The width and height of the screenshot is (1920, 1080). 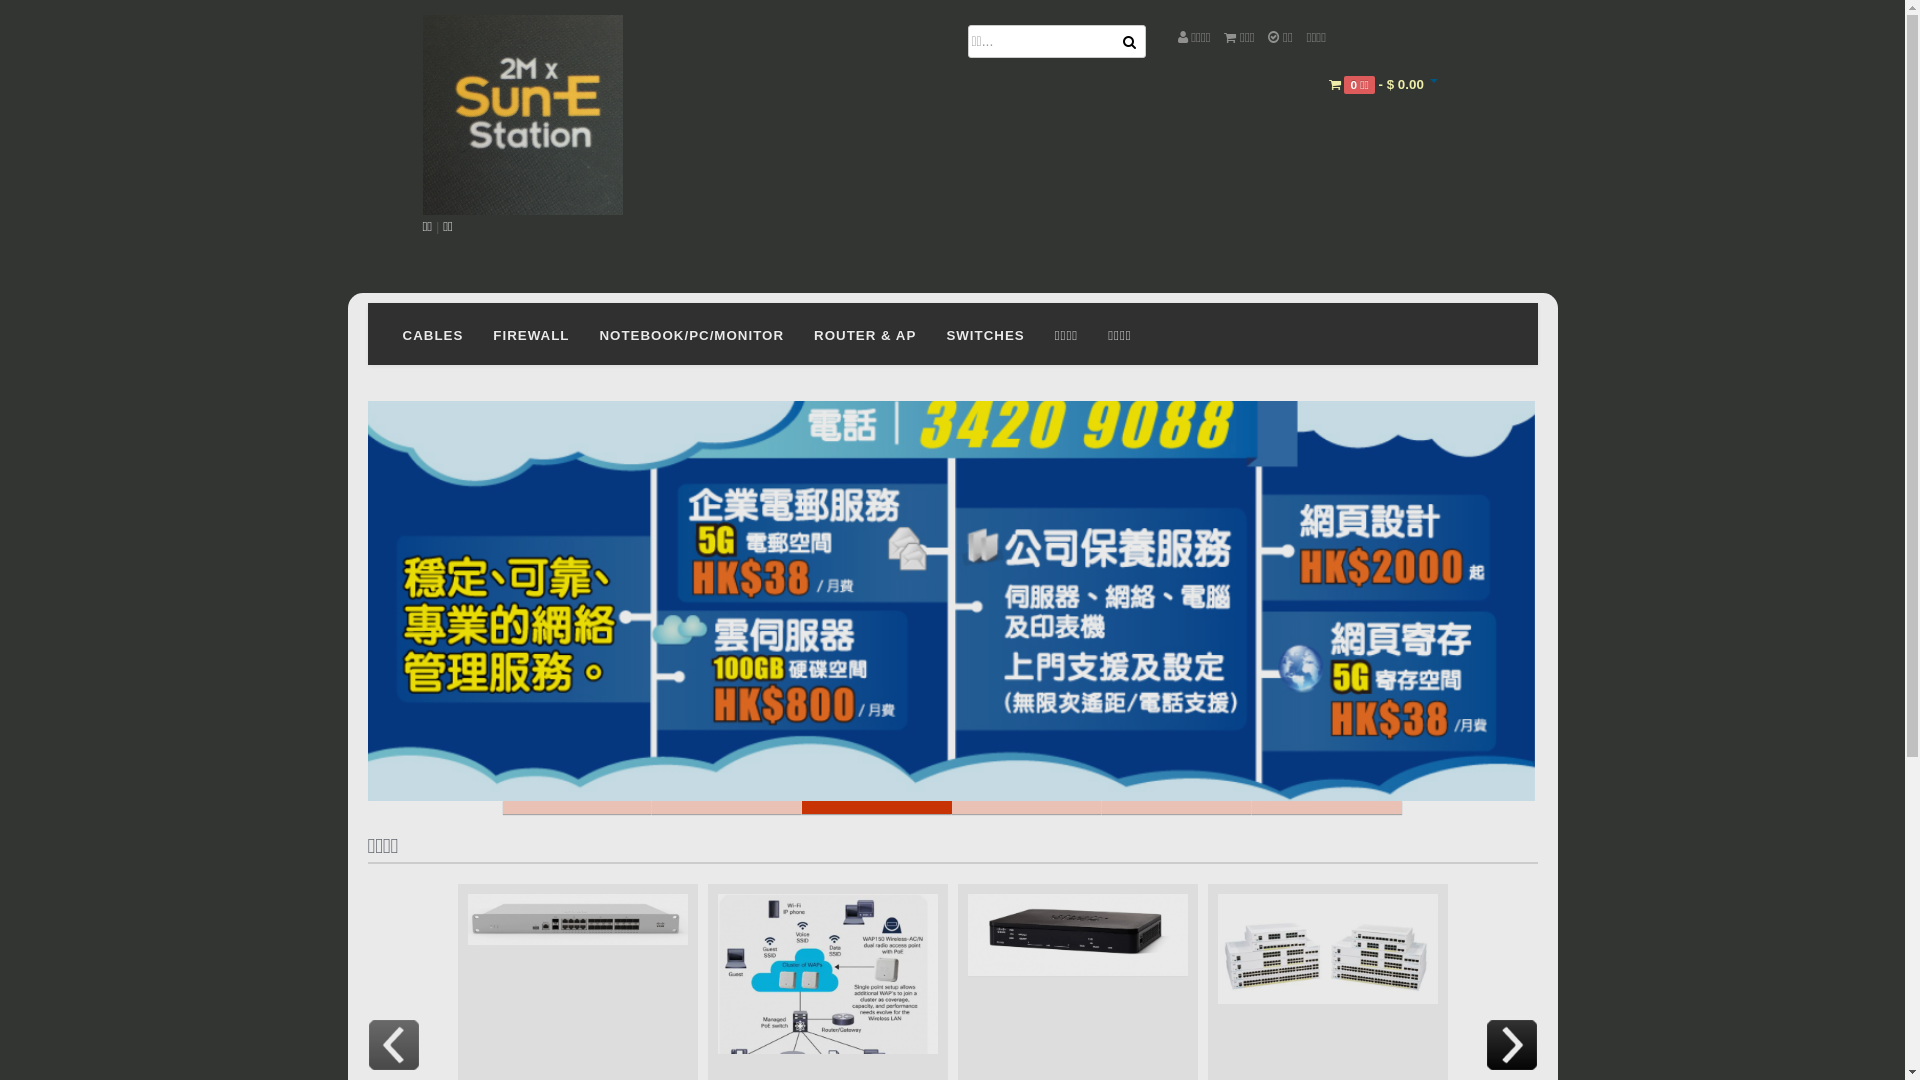 I want to click on 'CABLES', so click(x=432, y=333).